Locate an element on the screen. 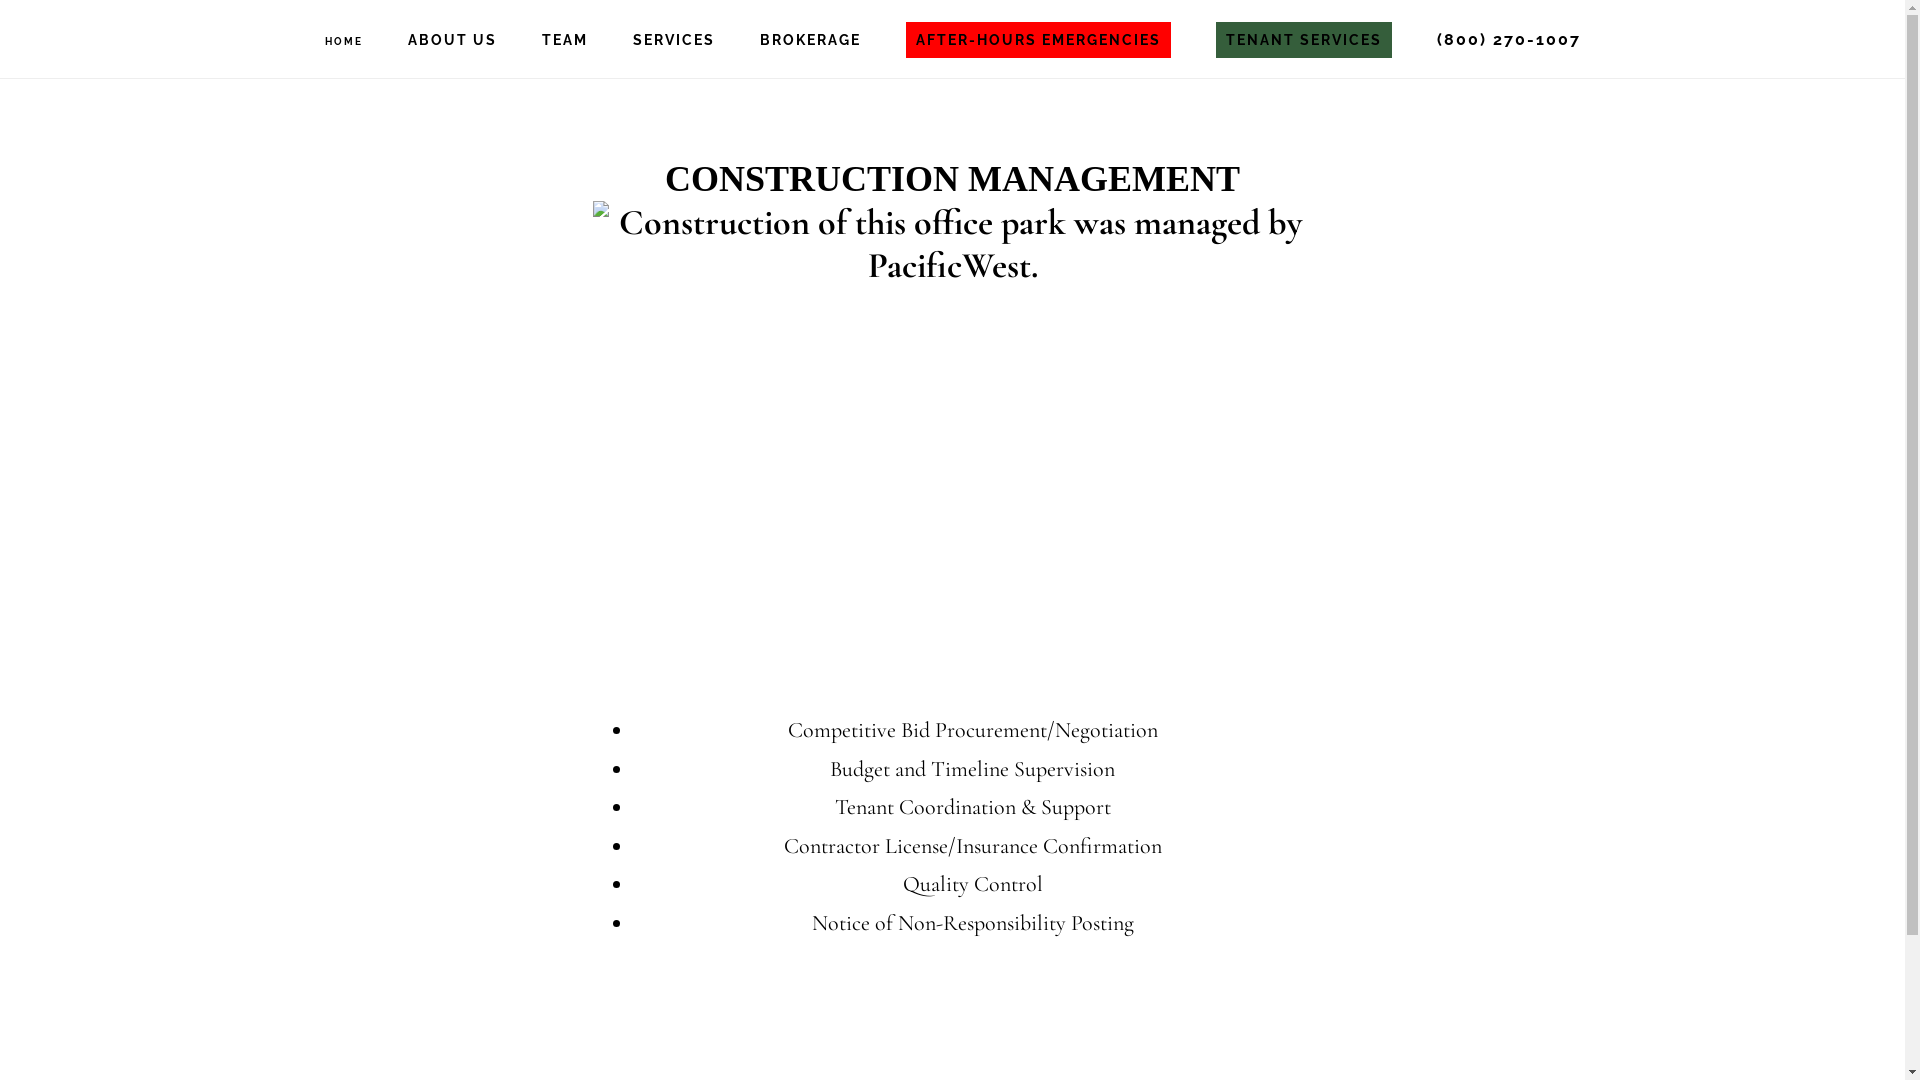  'SERVICES' is located at coordinates (672, 39).